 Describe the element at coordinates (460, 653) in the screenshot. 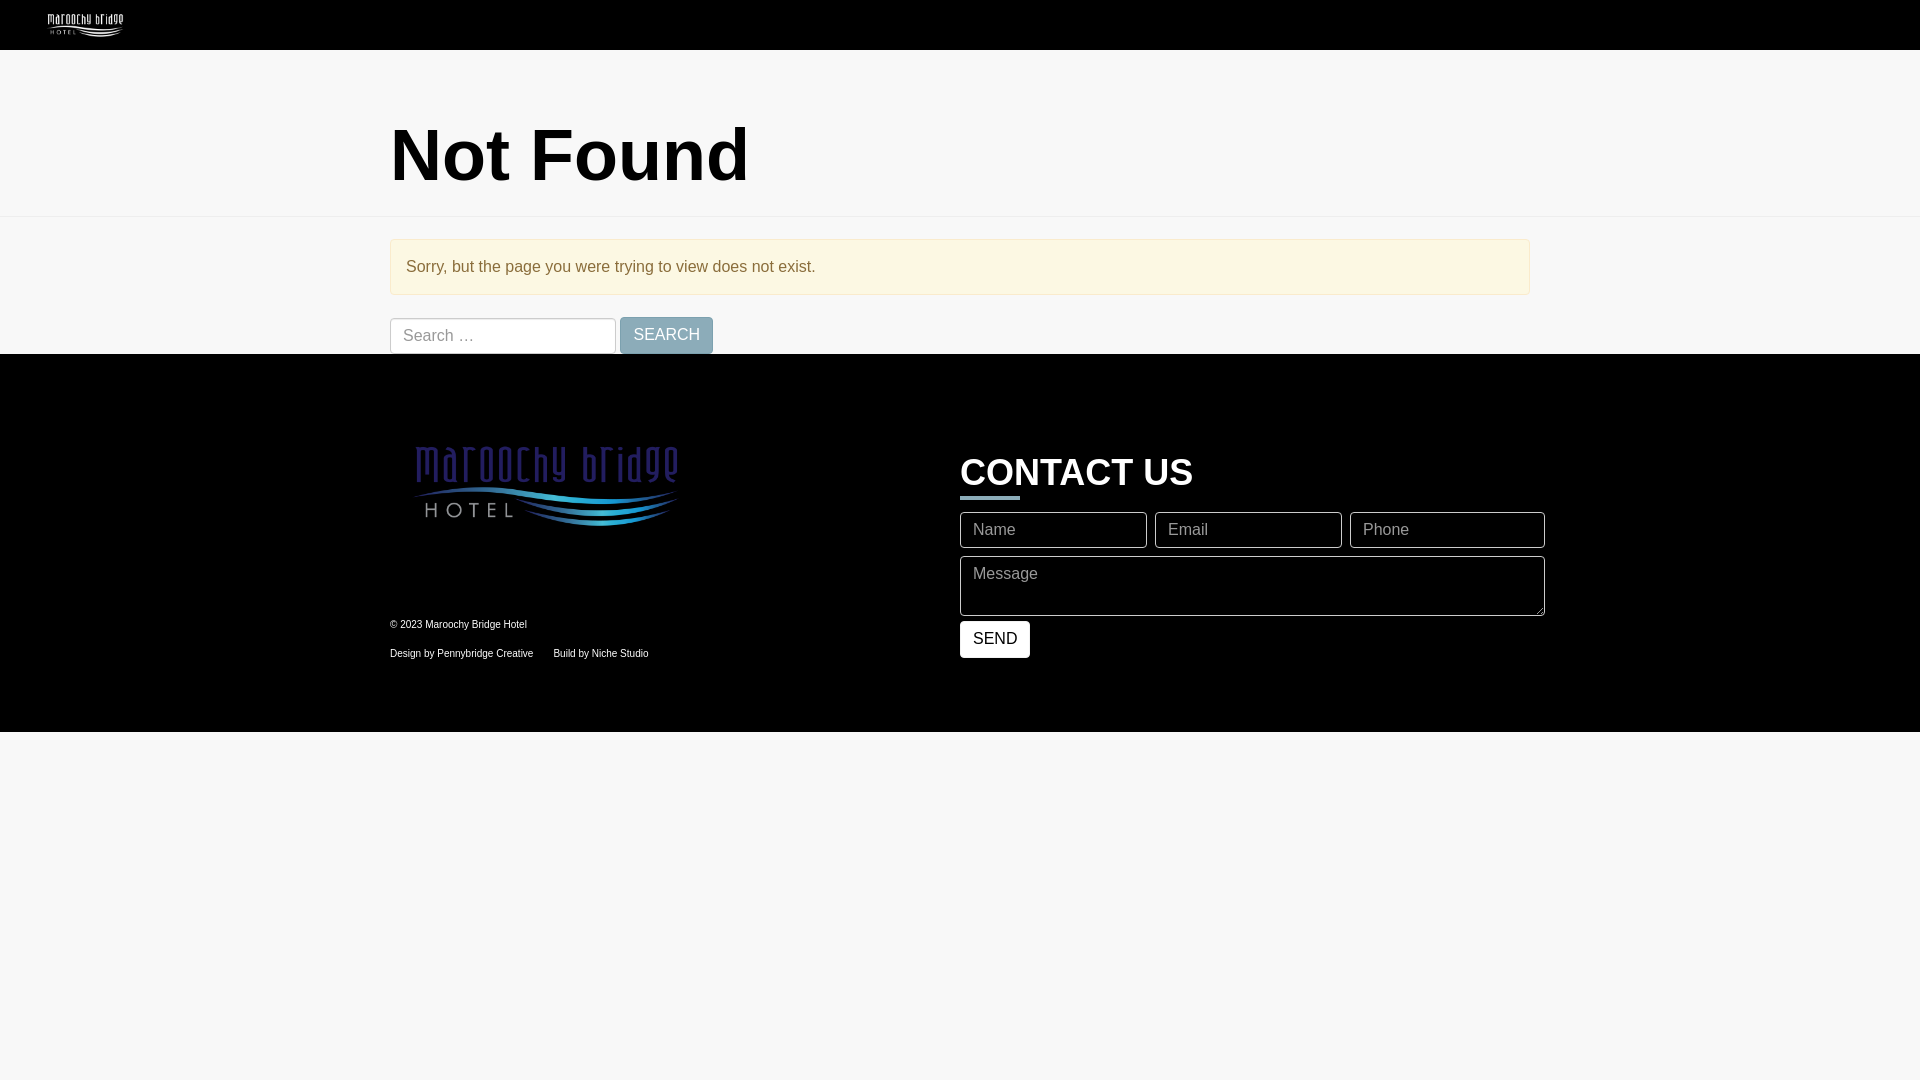

I see `'Design by Pennybridge Creative'` at that location.